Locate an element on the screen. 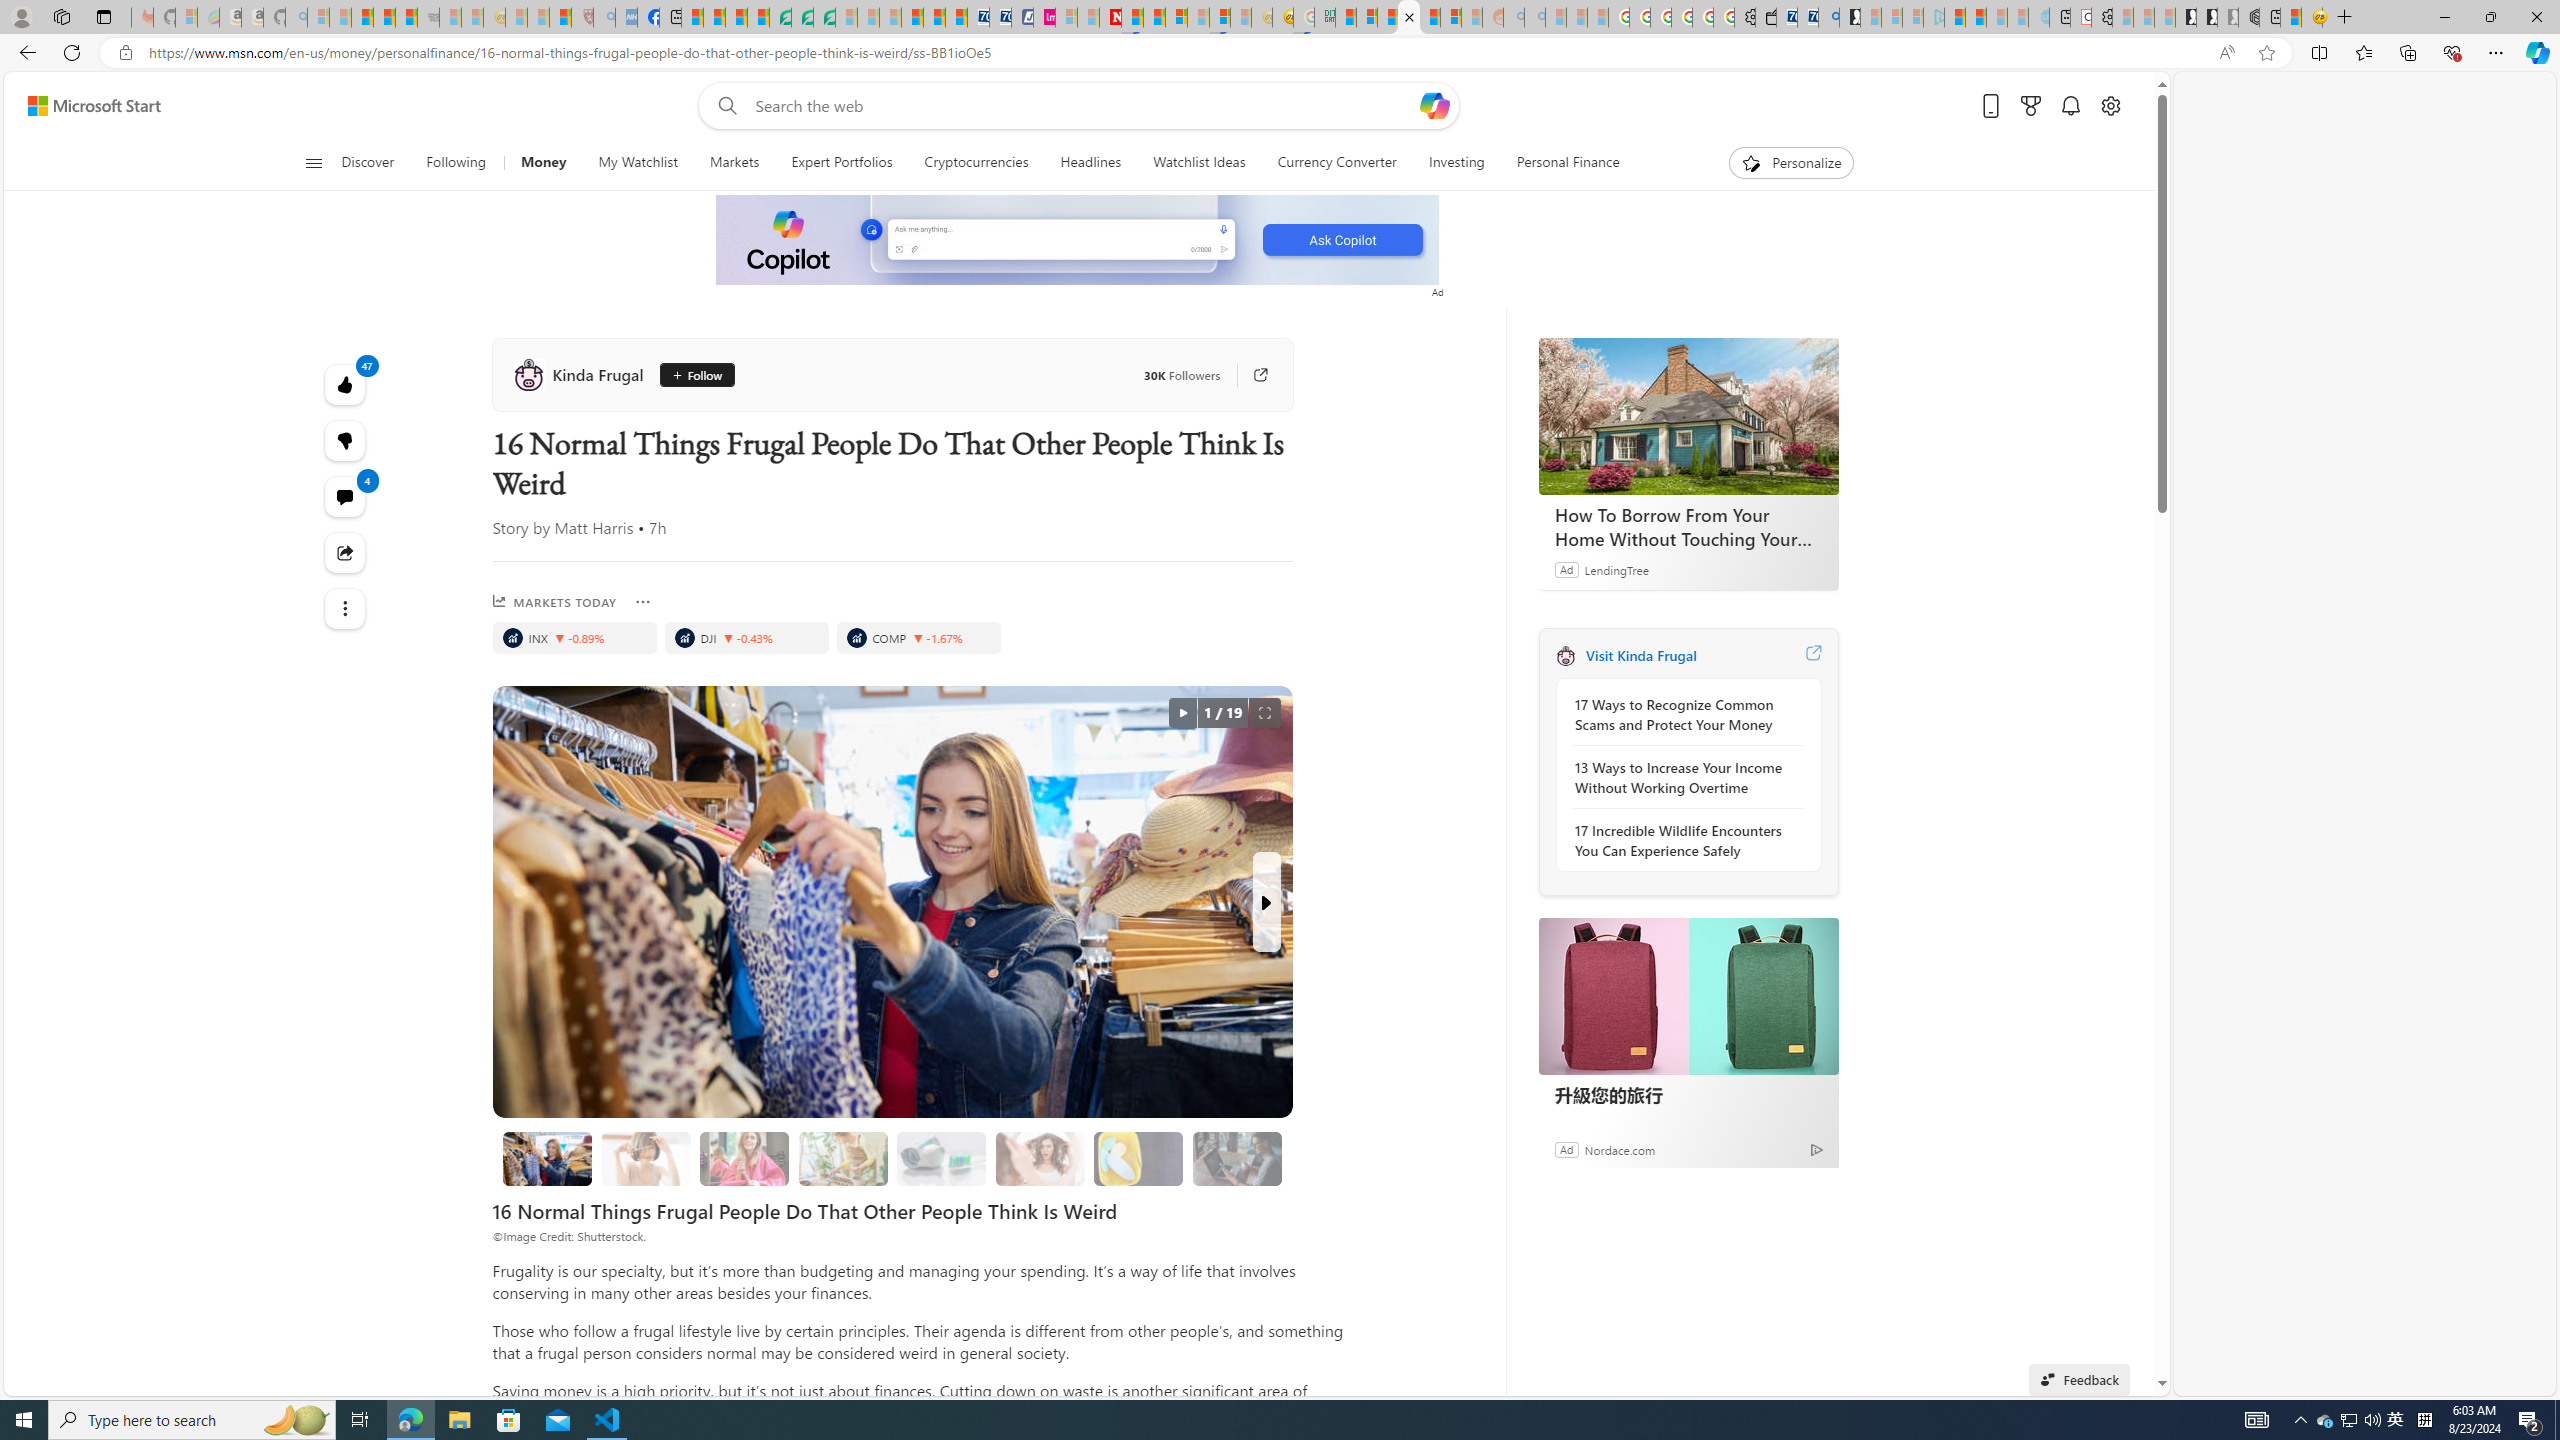 This screenshot has width=2560, height=1440. '1. Cutting Hair' is located at coordinates (645, 1158).